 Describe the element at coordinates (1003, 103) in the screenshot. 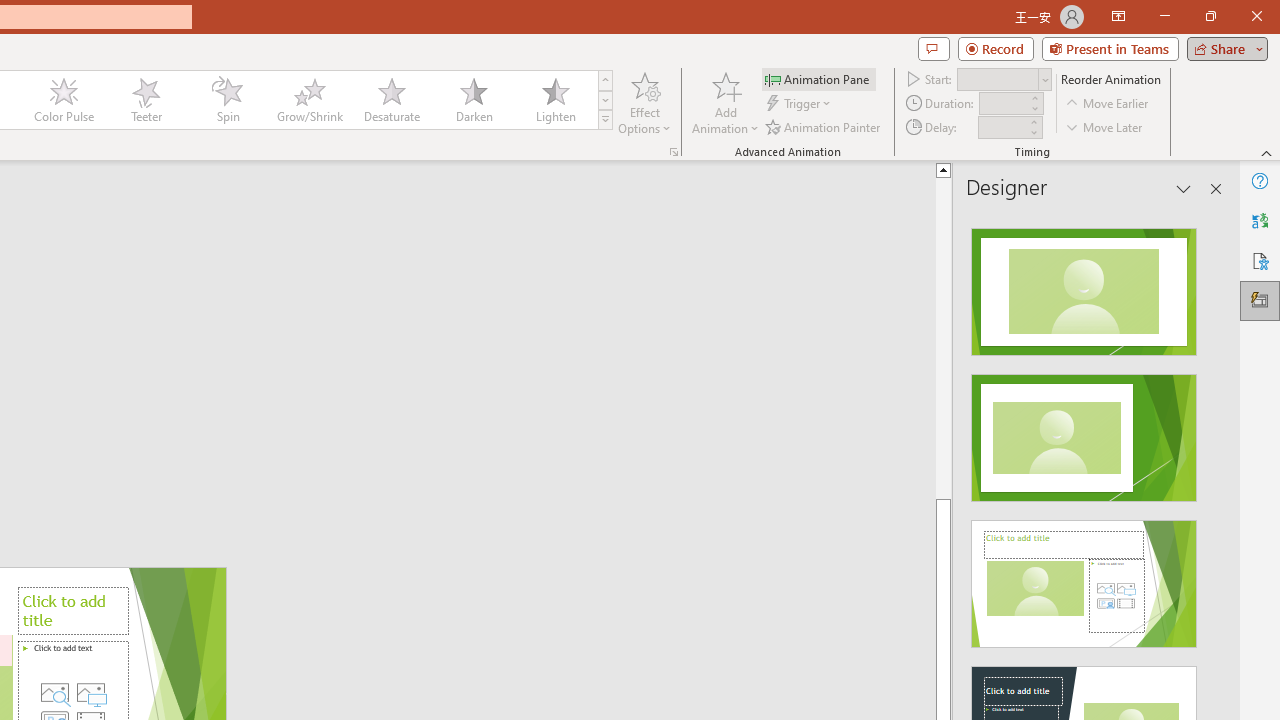

I see `'Animation Duration'` at that location.